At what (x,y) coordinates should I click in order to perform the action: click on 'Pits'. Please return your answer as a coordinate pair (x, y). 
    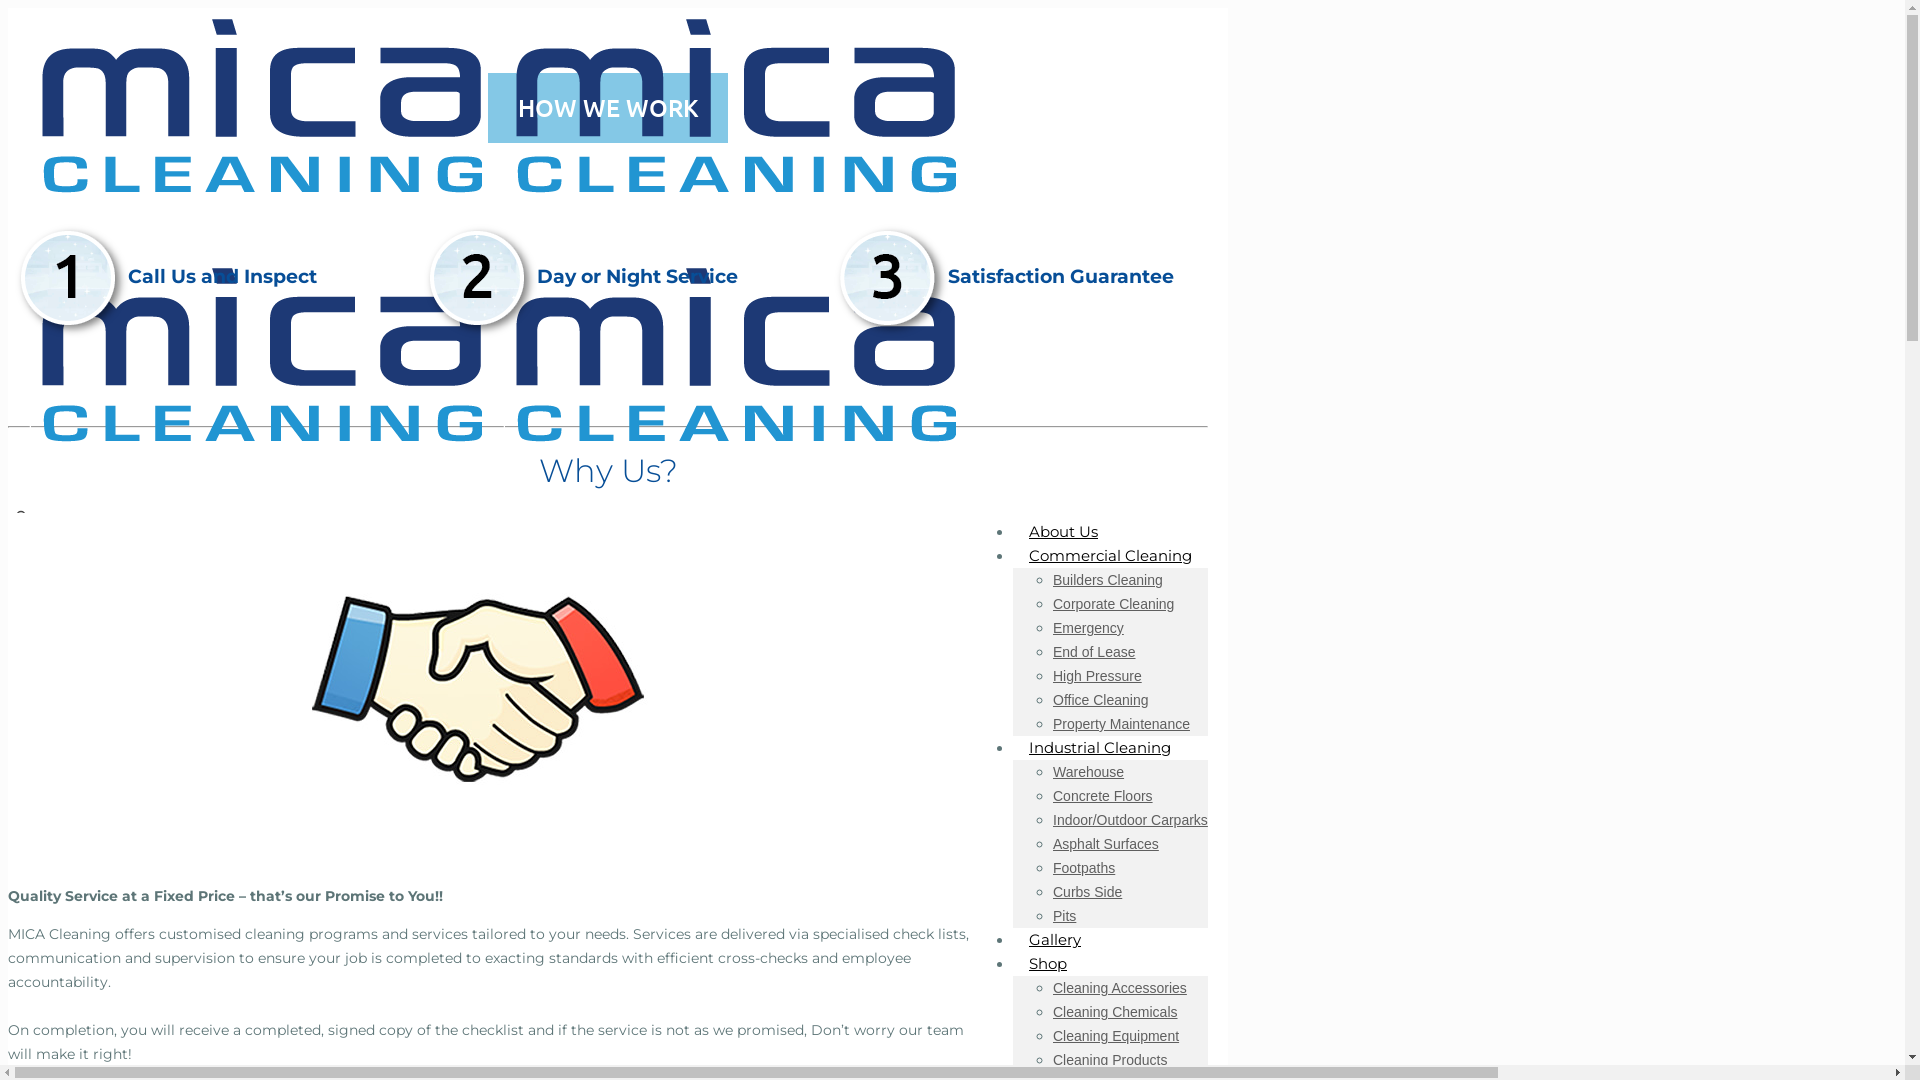
    Looking at the image, I should click on (1063, 915).